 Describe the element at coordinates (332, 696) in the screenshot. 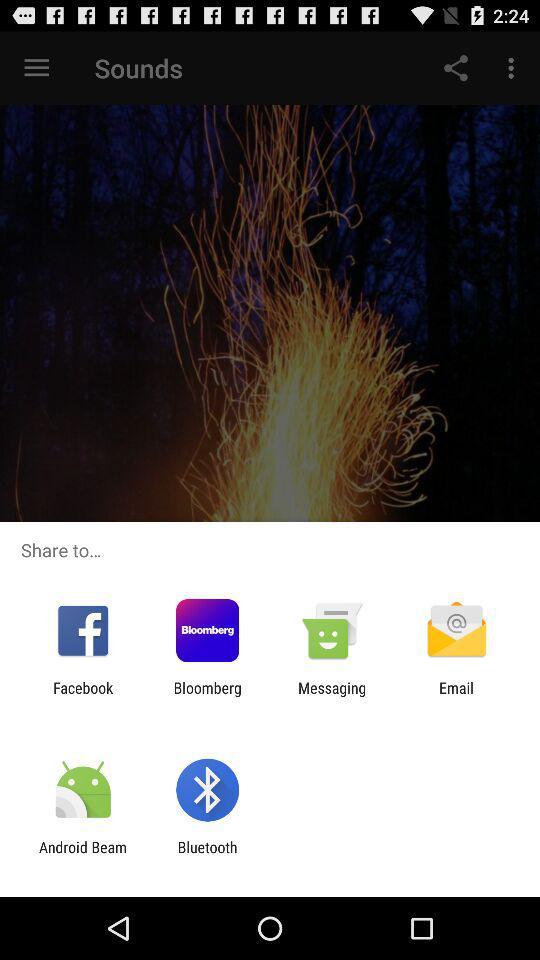

I see `the item to the right of bloomberg` at that location.